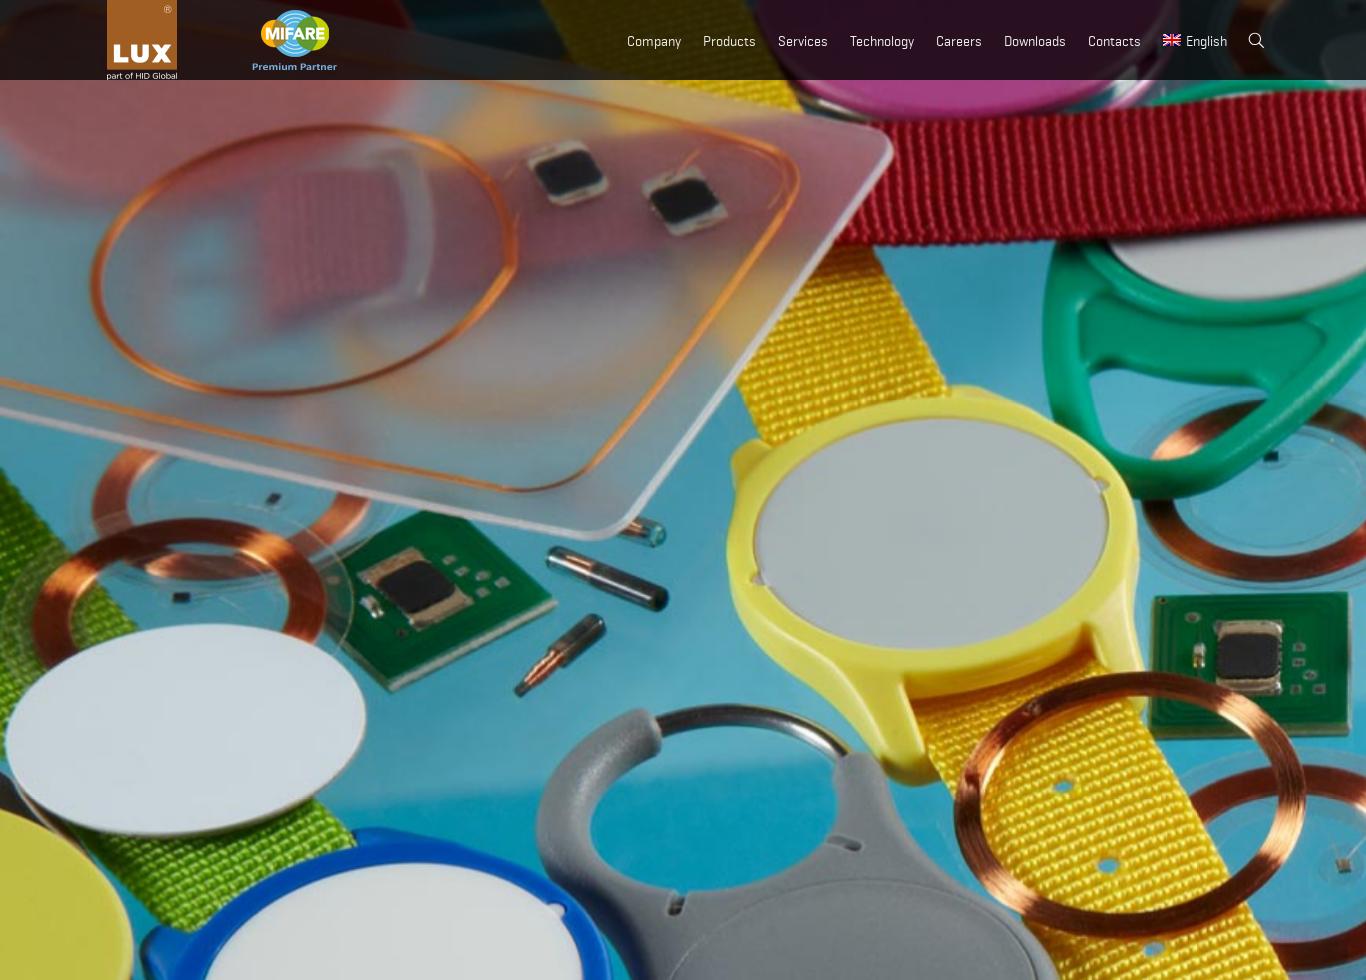  What do you see at coordinates (720, 275) in the screenshot?
I see `'Wrist bands'` at bounding box center [720, 275].